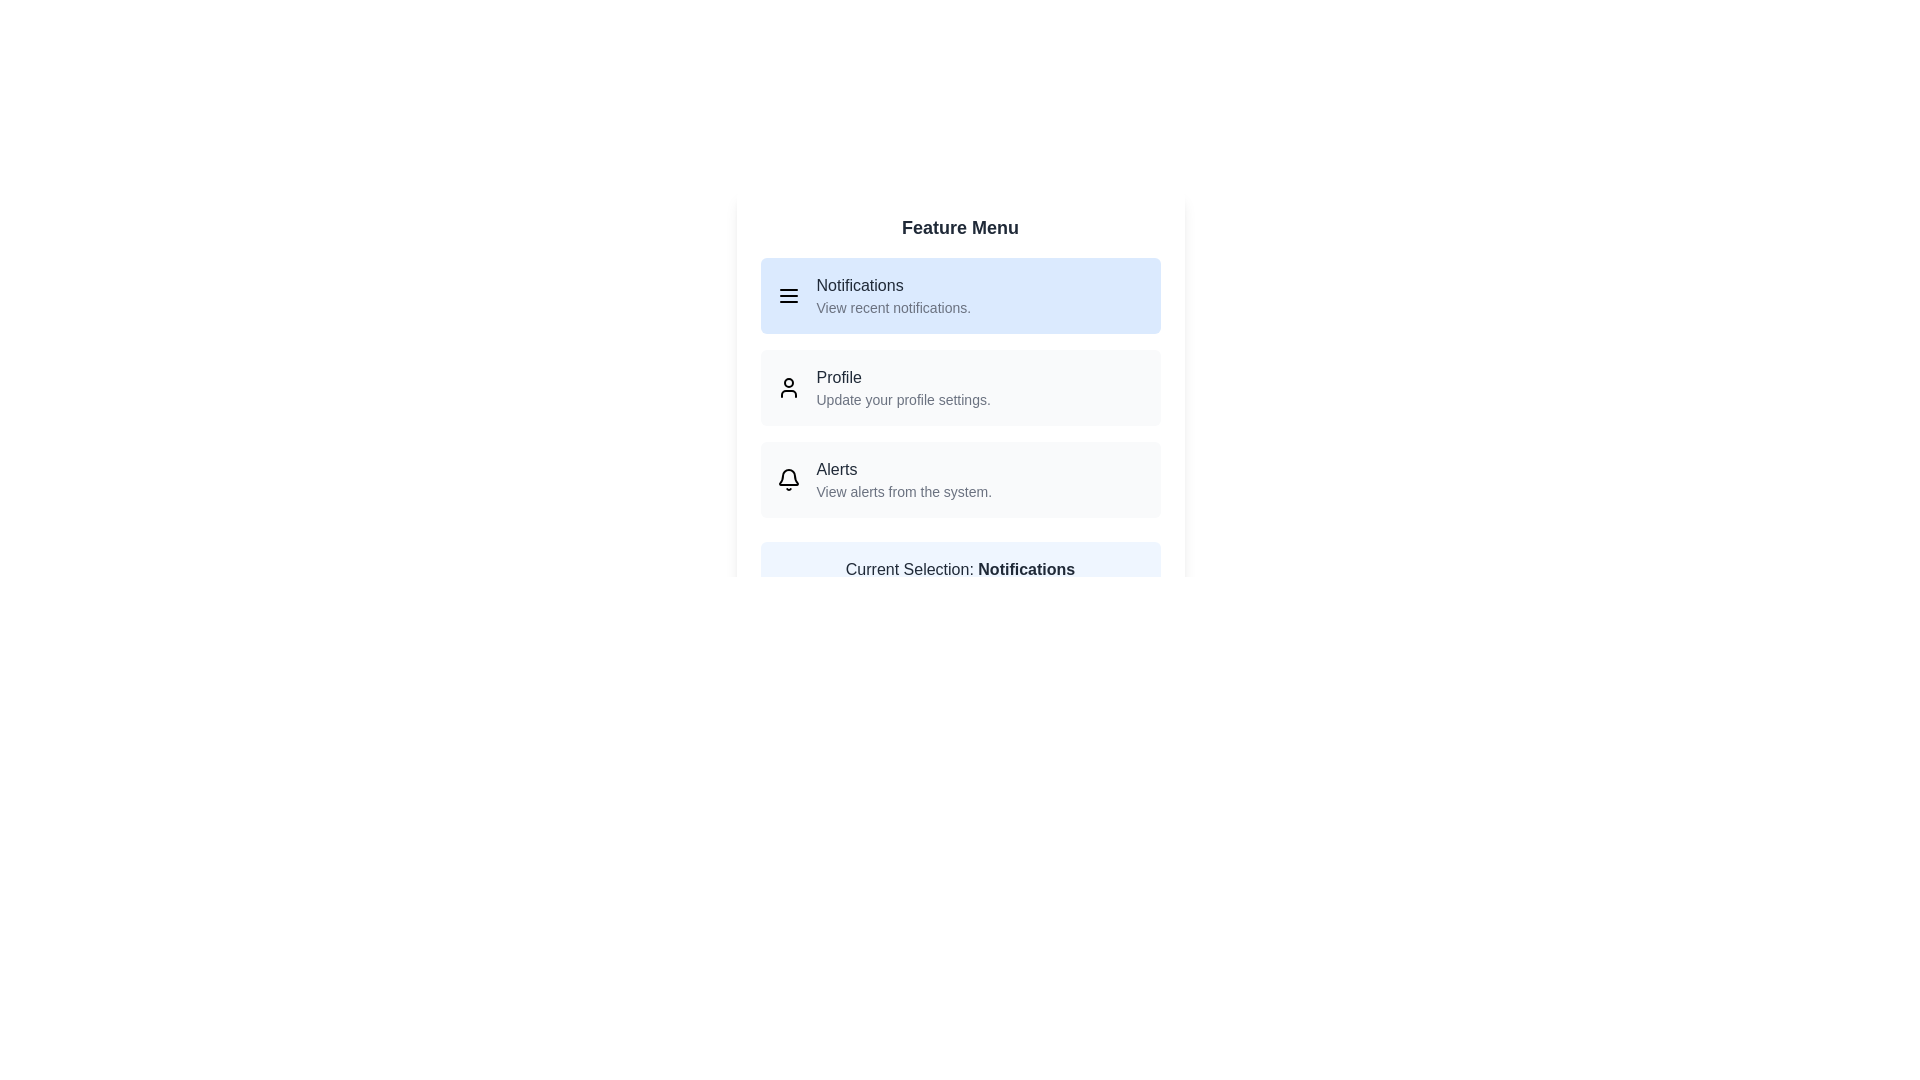  I want to click on the menu item Notifications by clicking on it, so click(960, 296).